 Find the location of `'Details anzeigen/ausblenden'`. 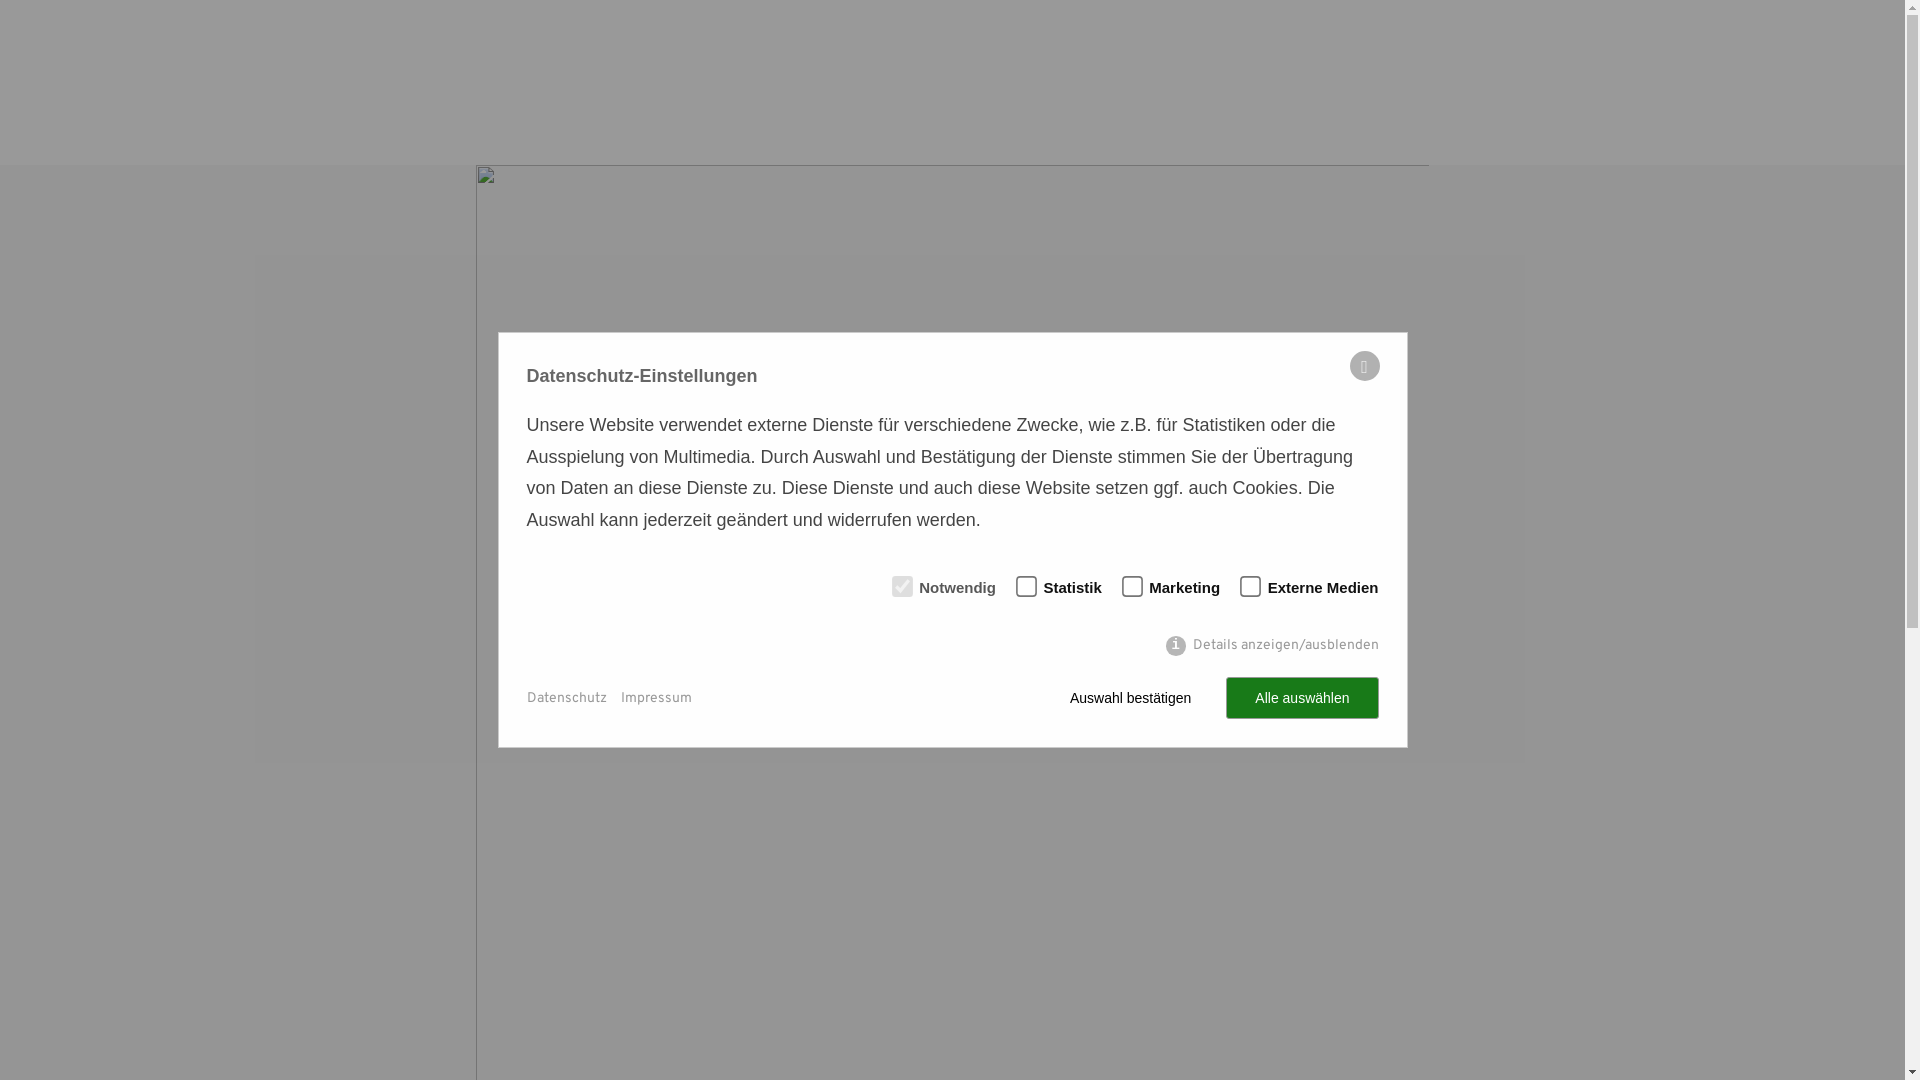

'Details anzeigen/ausblenden' is located at coordinates (1271, 645).